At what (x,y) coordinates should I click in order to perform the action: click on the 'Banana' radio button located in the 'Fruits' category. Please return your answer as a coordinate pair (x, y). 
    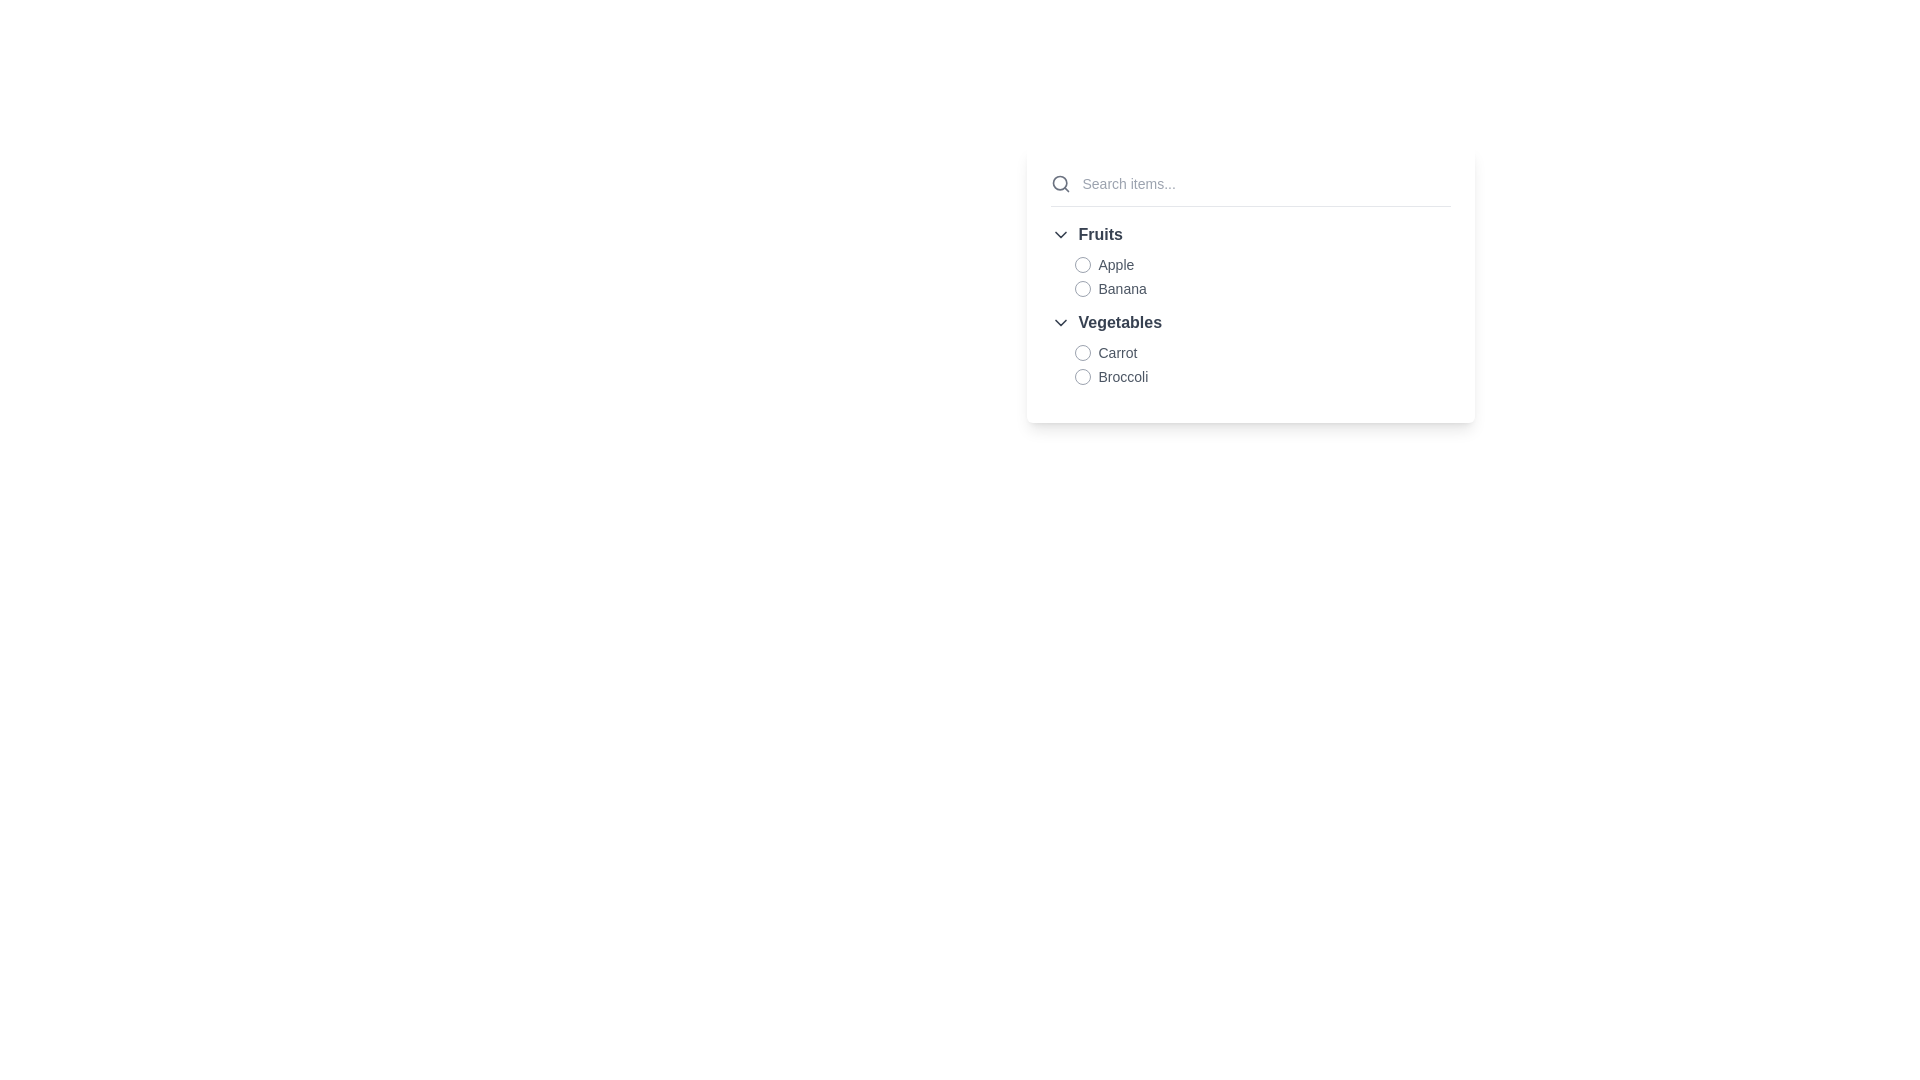
    Looking at the image, I should click on (1261, 289).